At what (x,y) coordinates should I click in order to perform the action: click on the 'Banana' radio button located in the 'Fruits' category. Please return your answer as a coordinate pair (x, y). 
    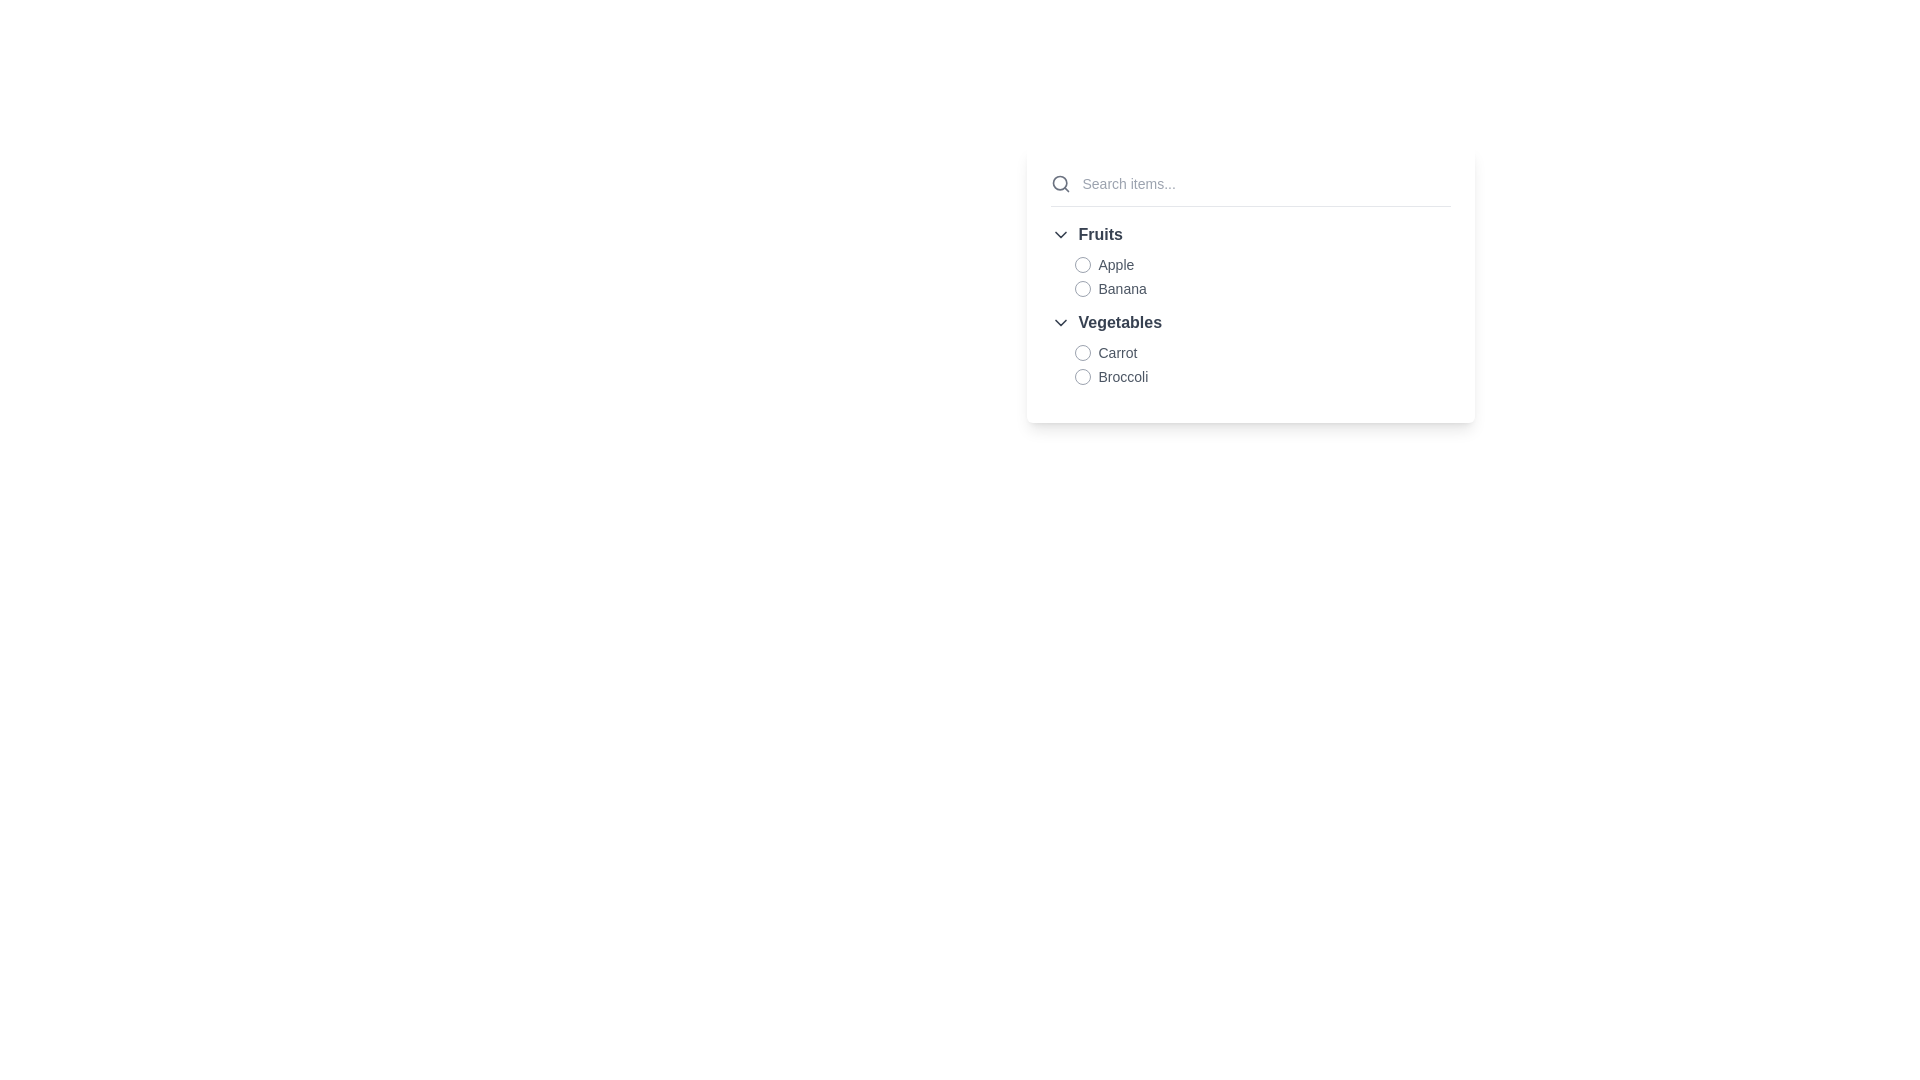
    Looking at the image, I should click on (1261, 289).